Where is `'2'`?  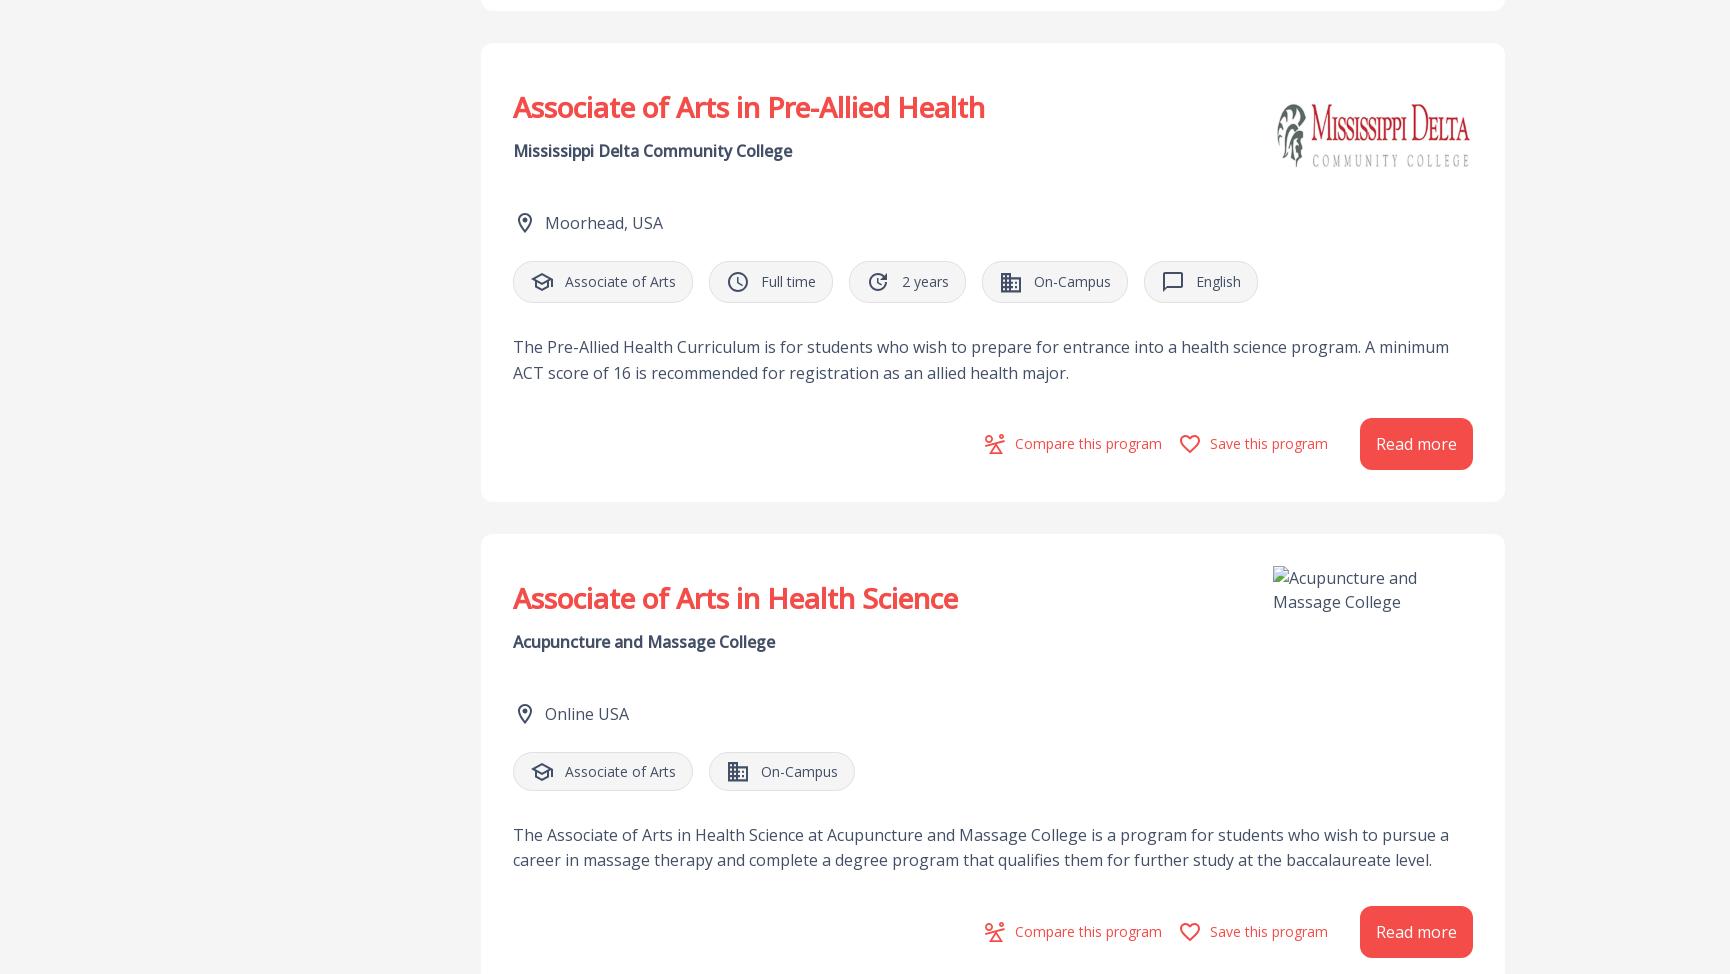 '2' is located at coordinates (900, 280).